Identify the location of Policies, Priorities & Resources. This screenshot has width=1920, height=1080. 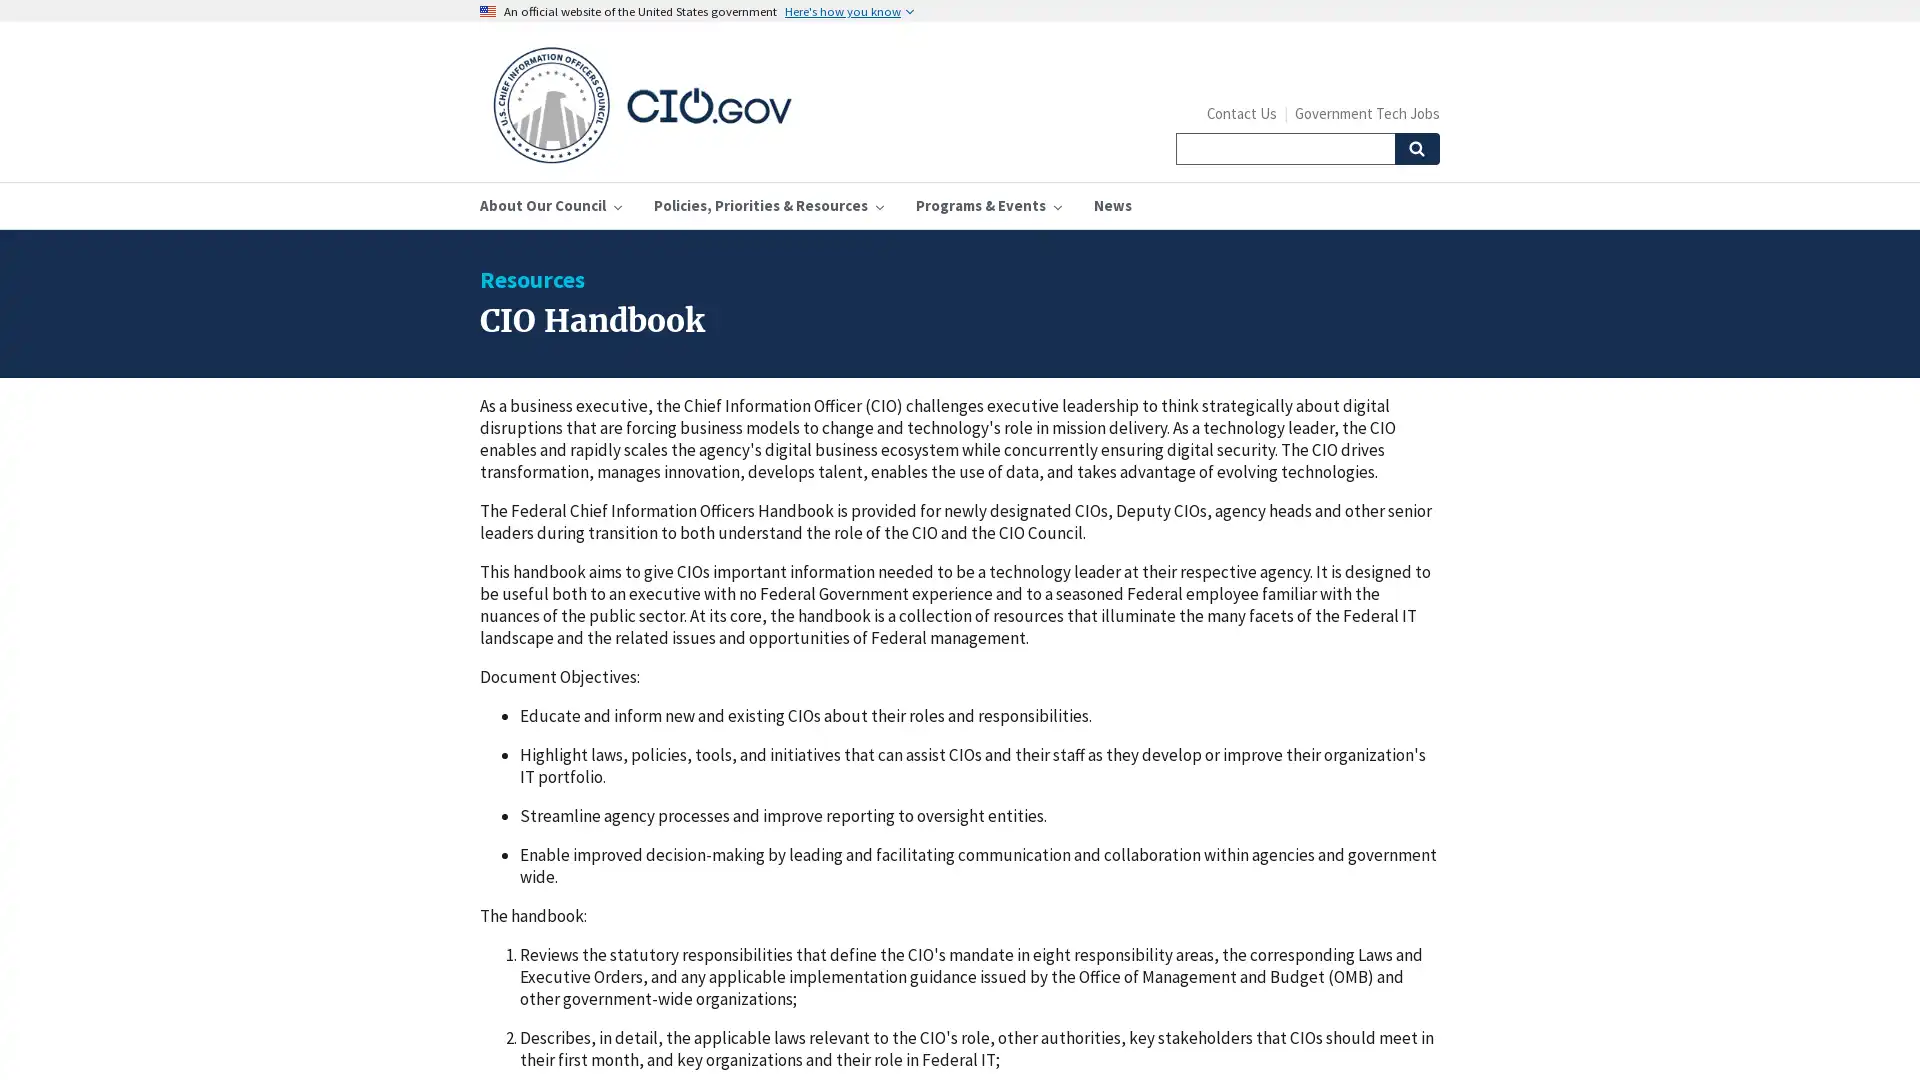
(767, 205).